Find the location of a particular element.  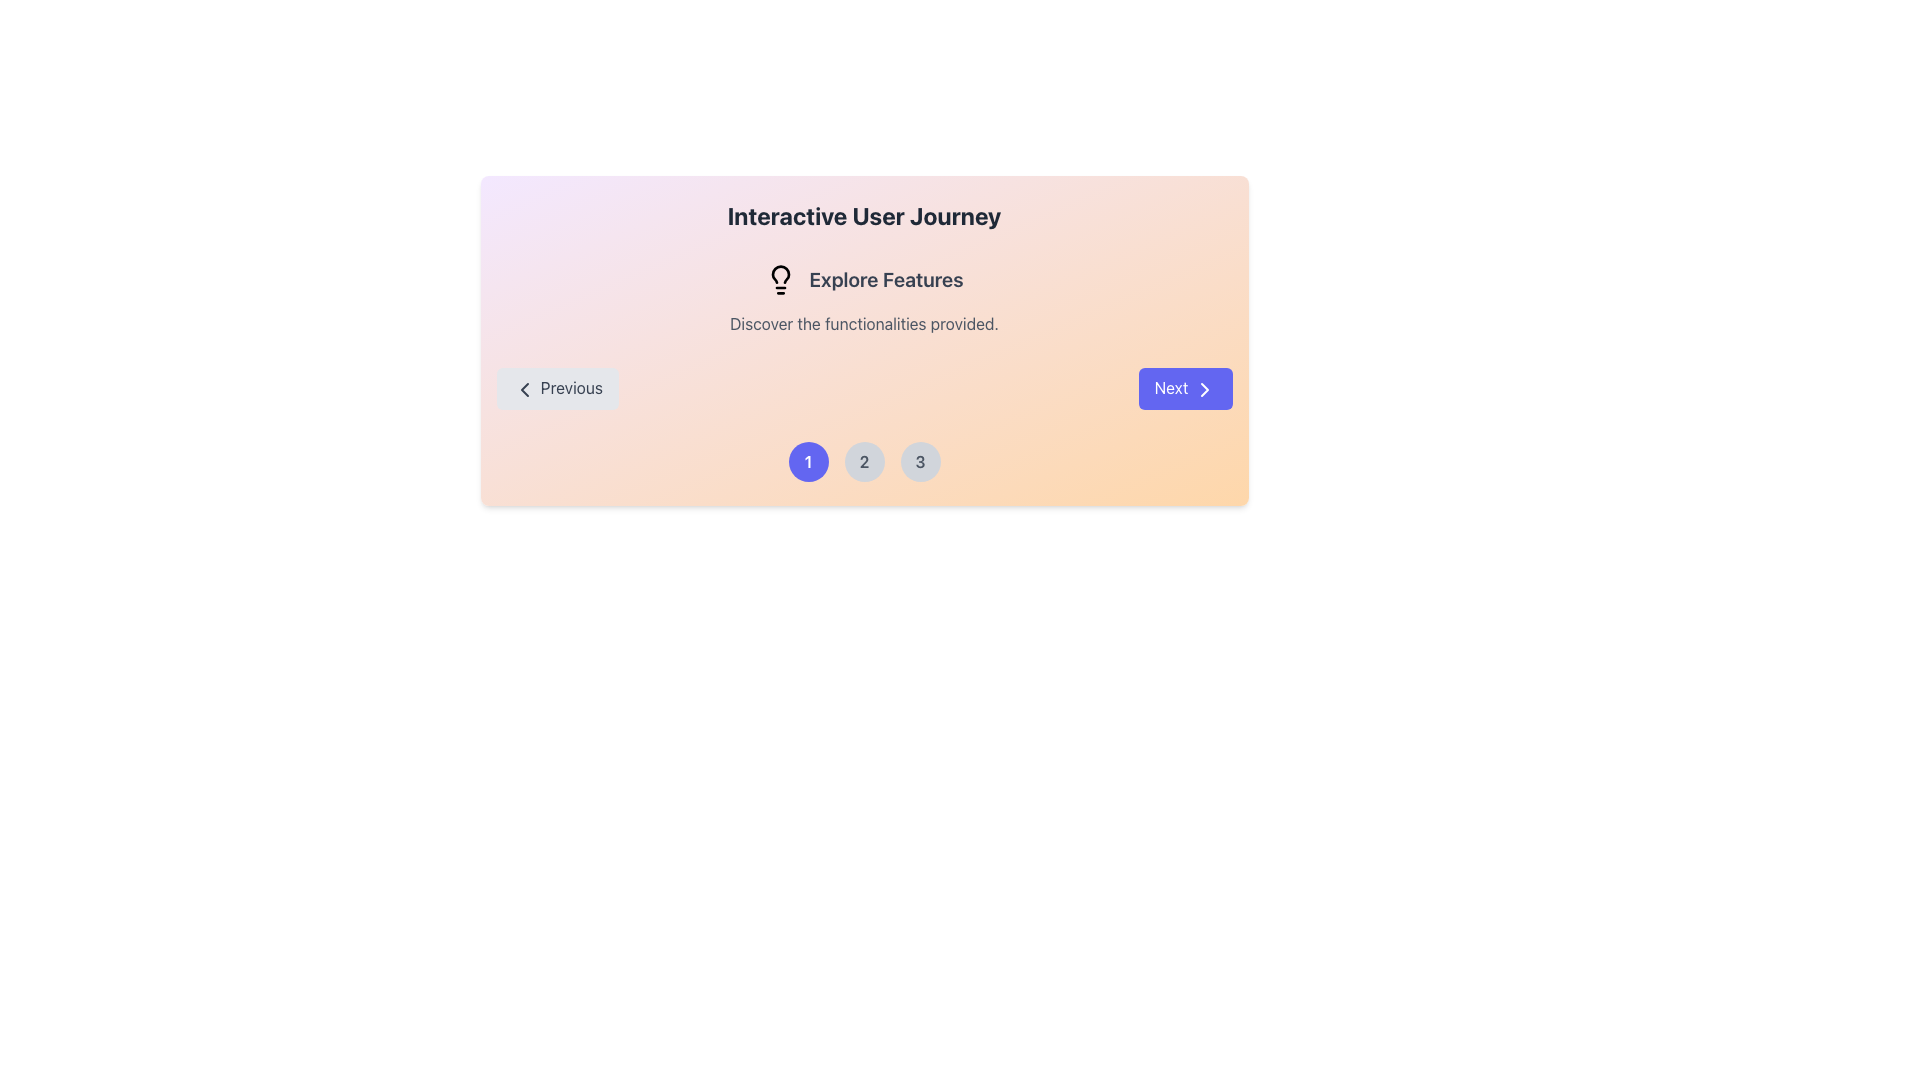

the circular button displaying the number '3' with a light gray background is located at coordinates (919, 461).